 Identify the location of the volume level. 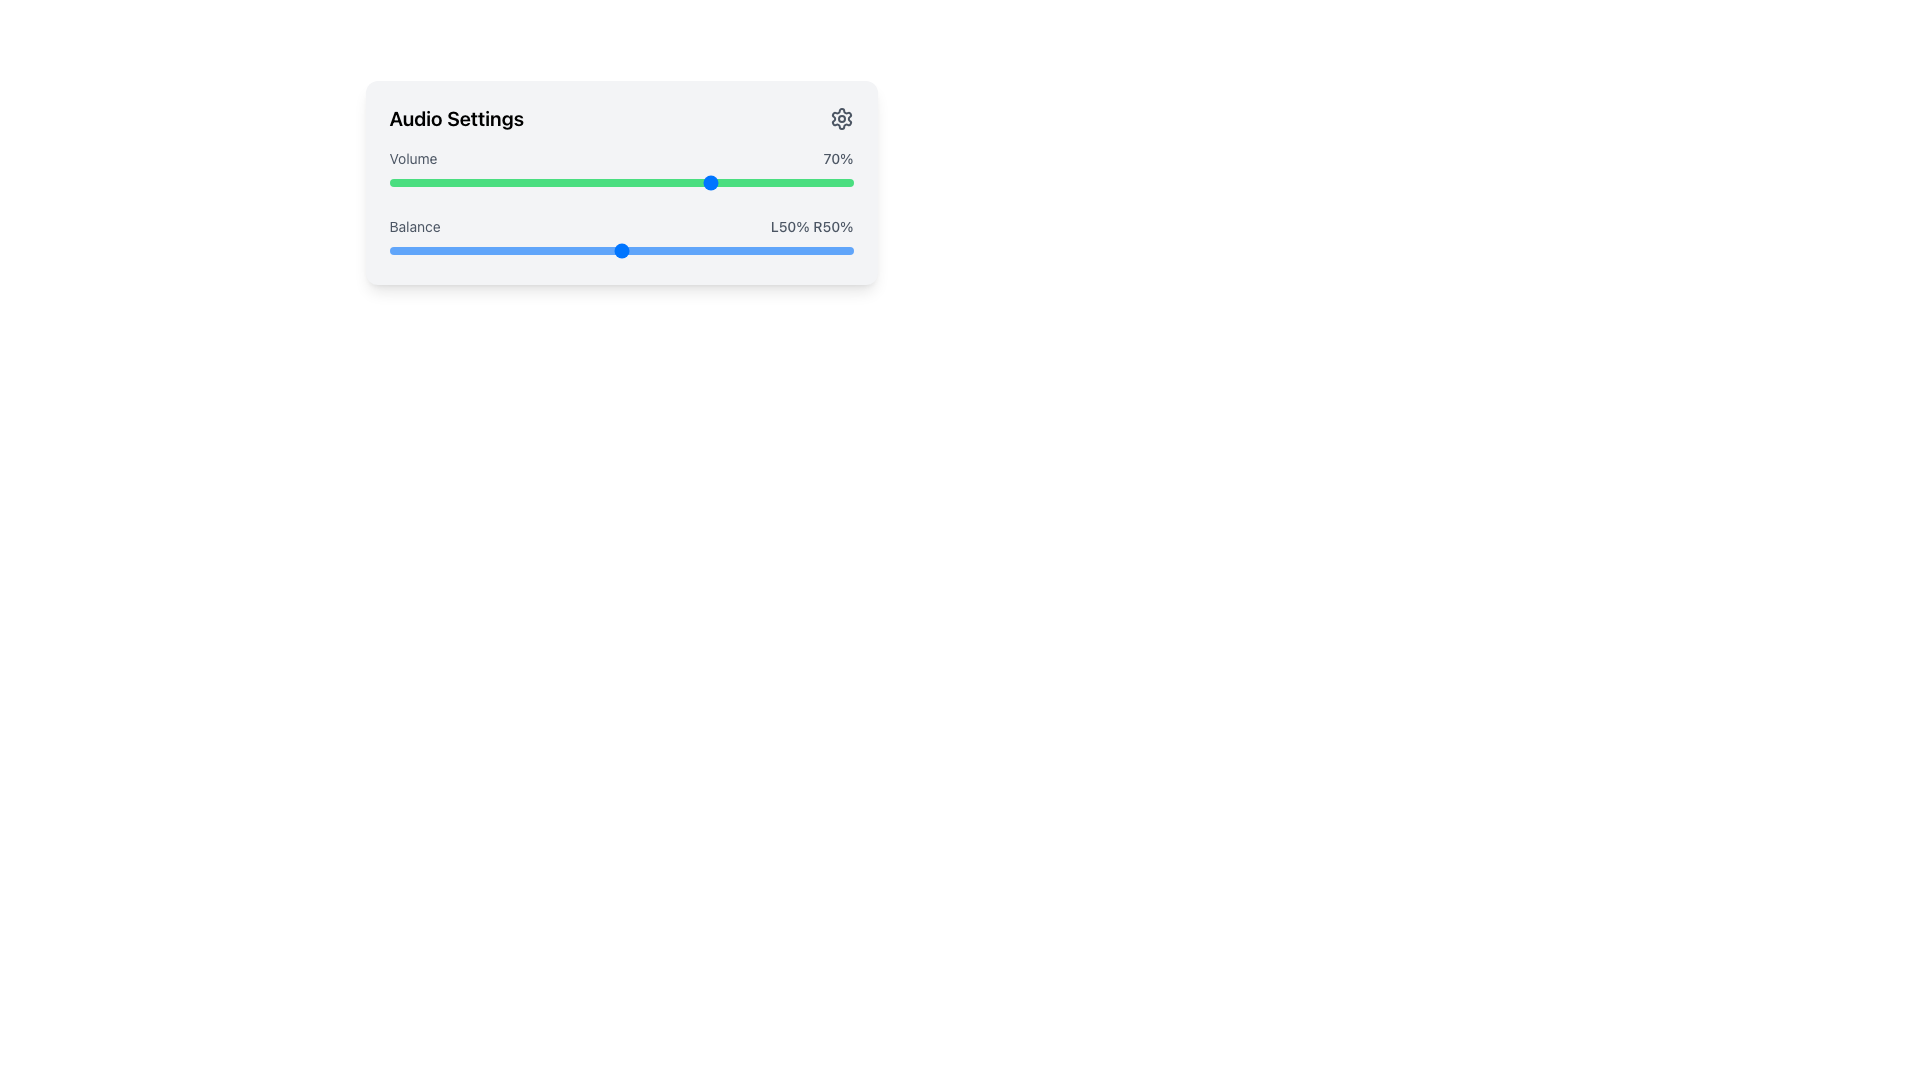
(588, 182).